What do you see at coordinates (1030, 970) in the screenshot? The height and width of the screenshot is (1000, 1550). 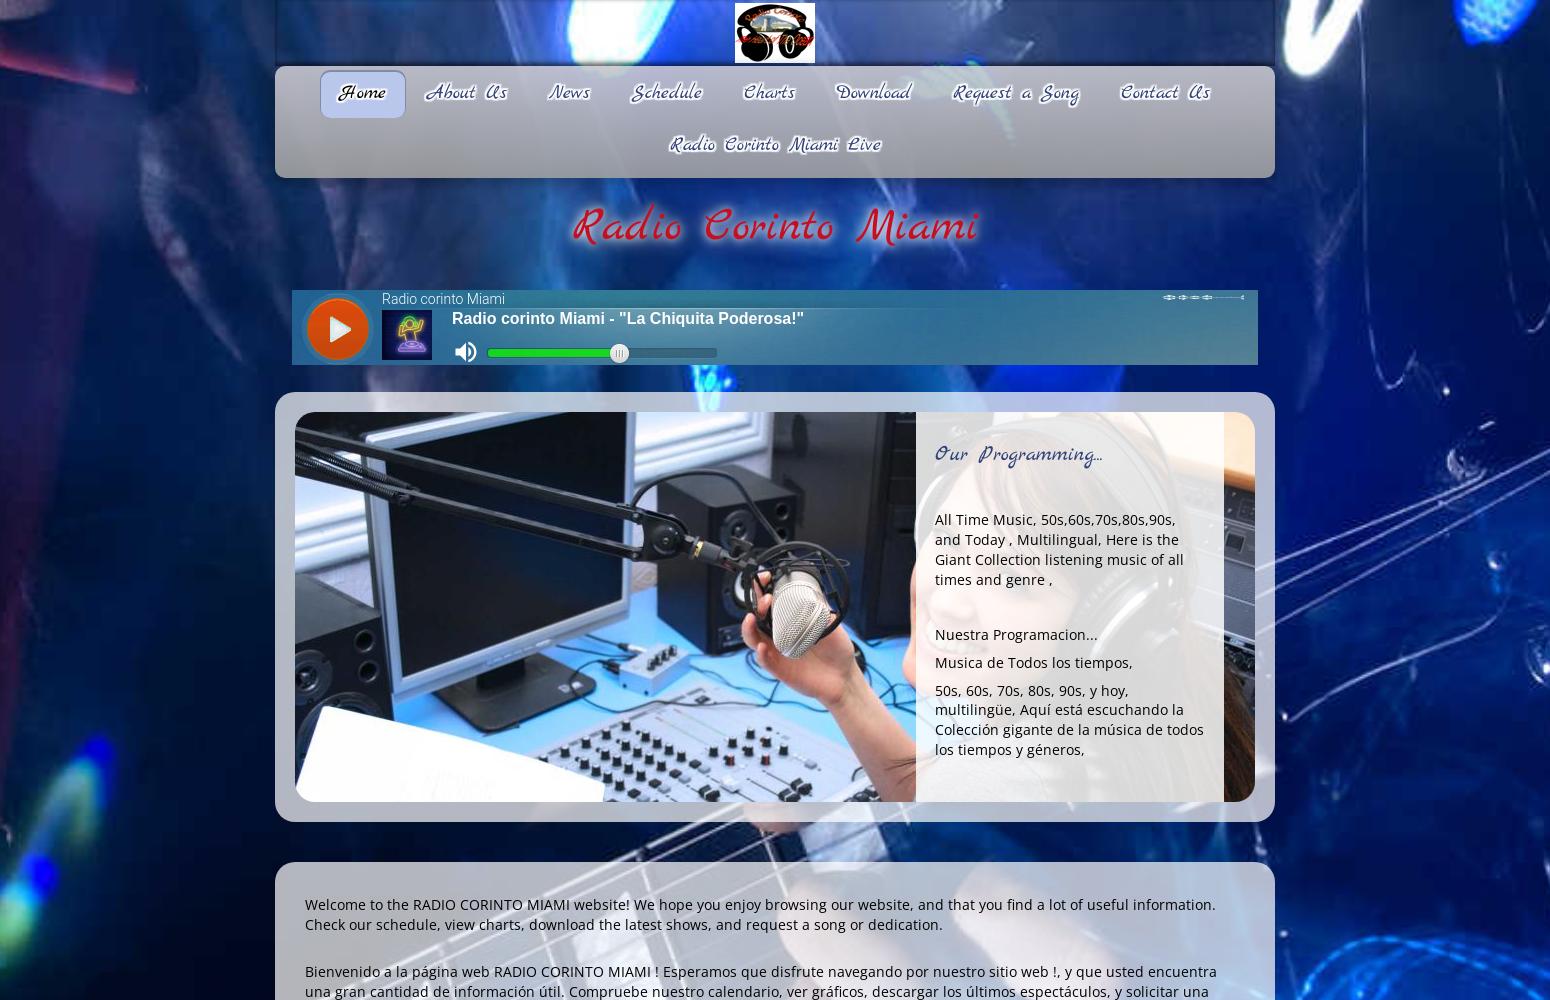 I see `'sitio web !, y'` at bounding box center [1030, 970].